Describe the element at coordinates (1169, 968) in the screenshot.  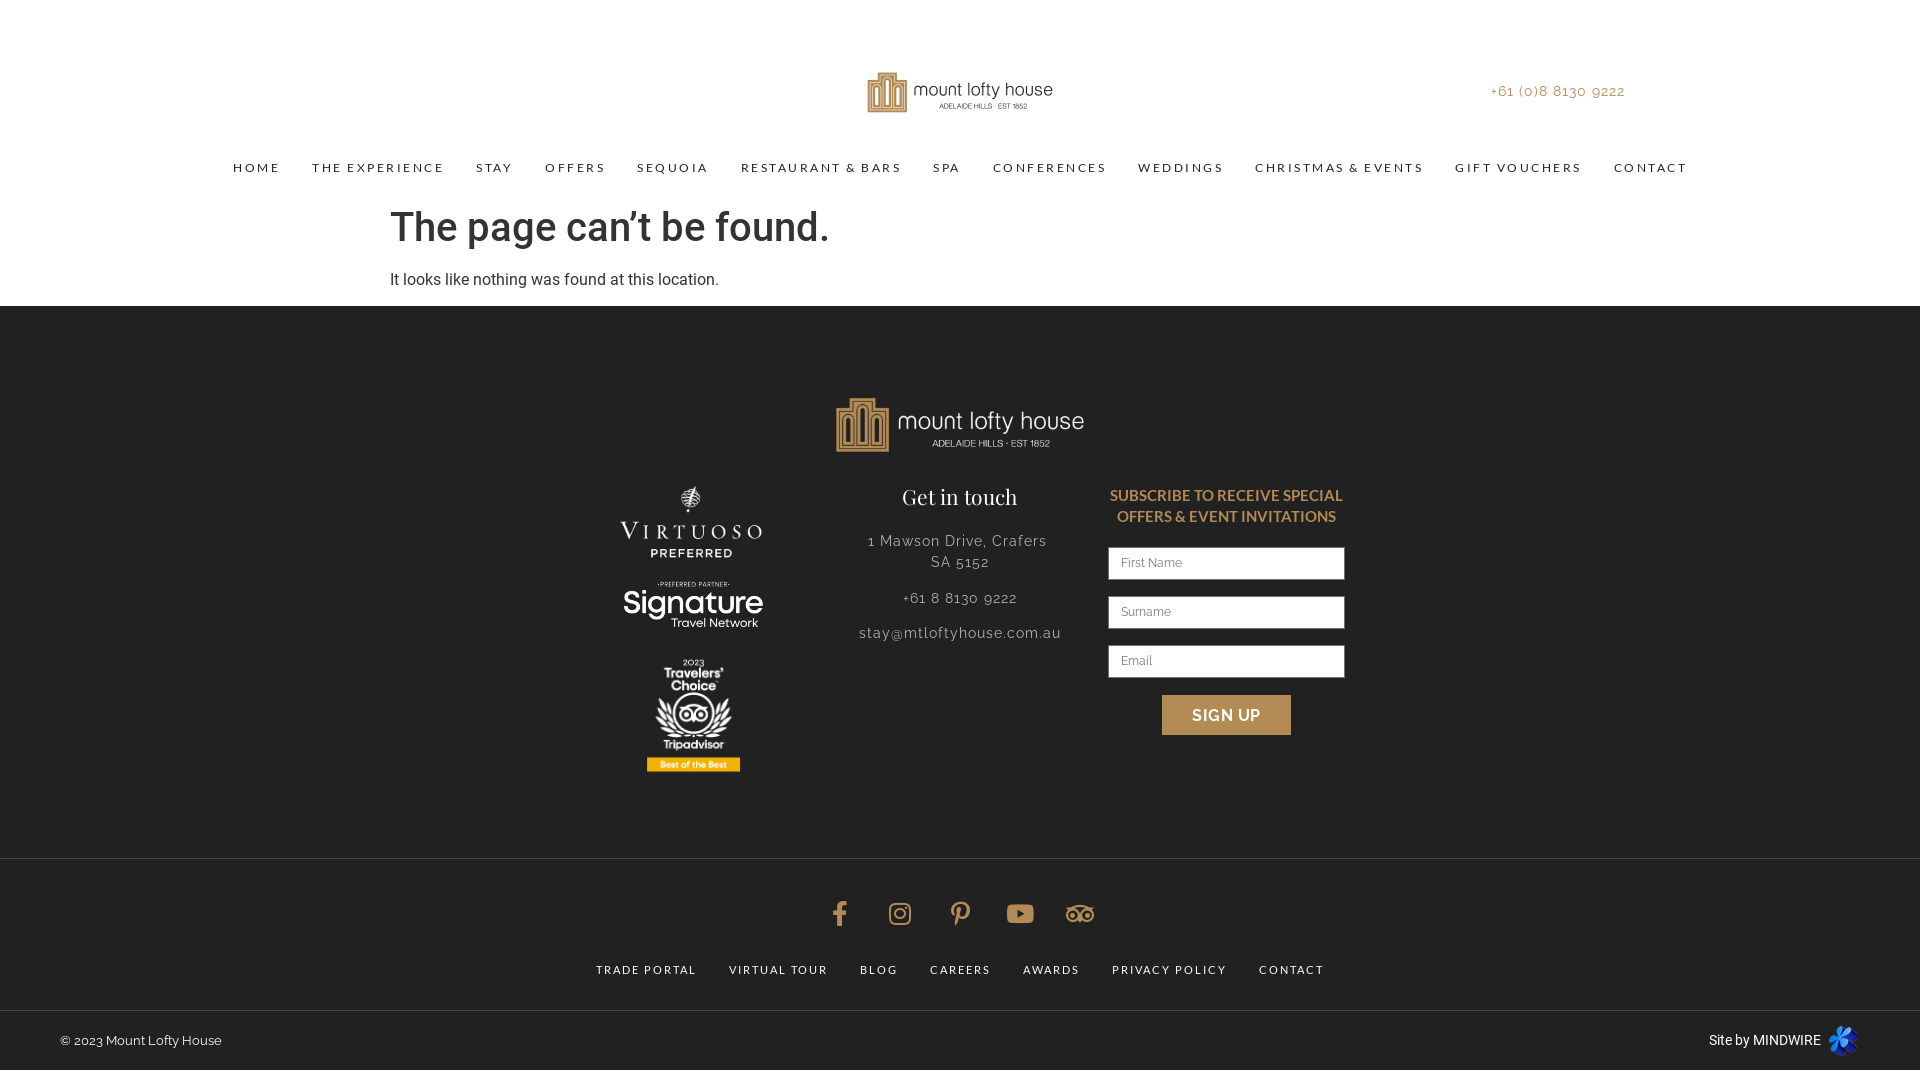
I see `'PRIVACY POLICY'` at that location.